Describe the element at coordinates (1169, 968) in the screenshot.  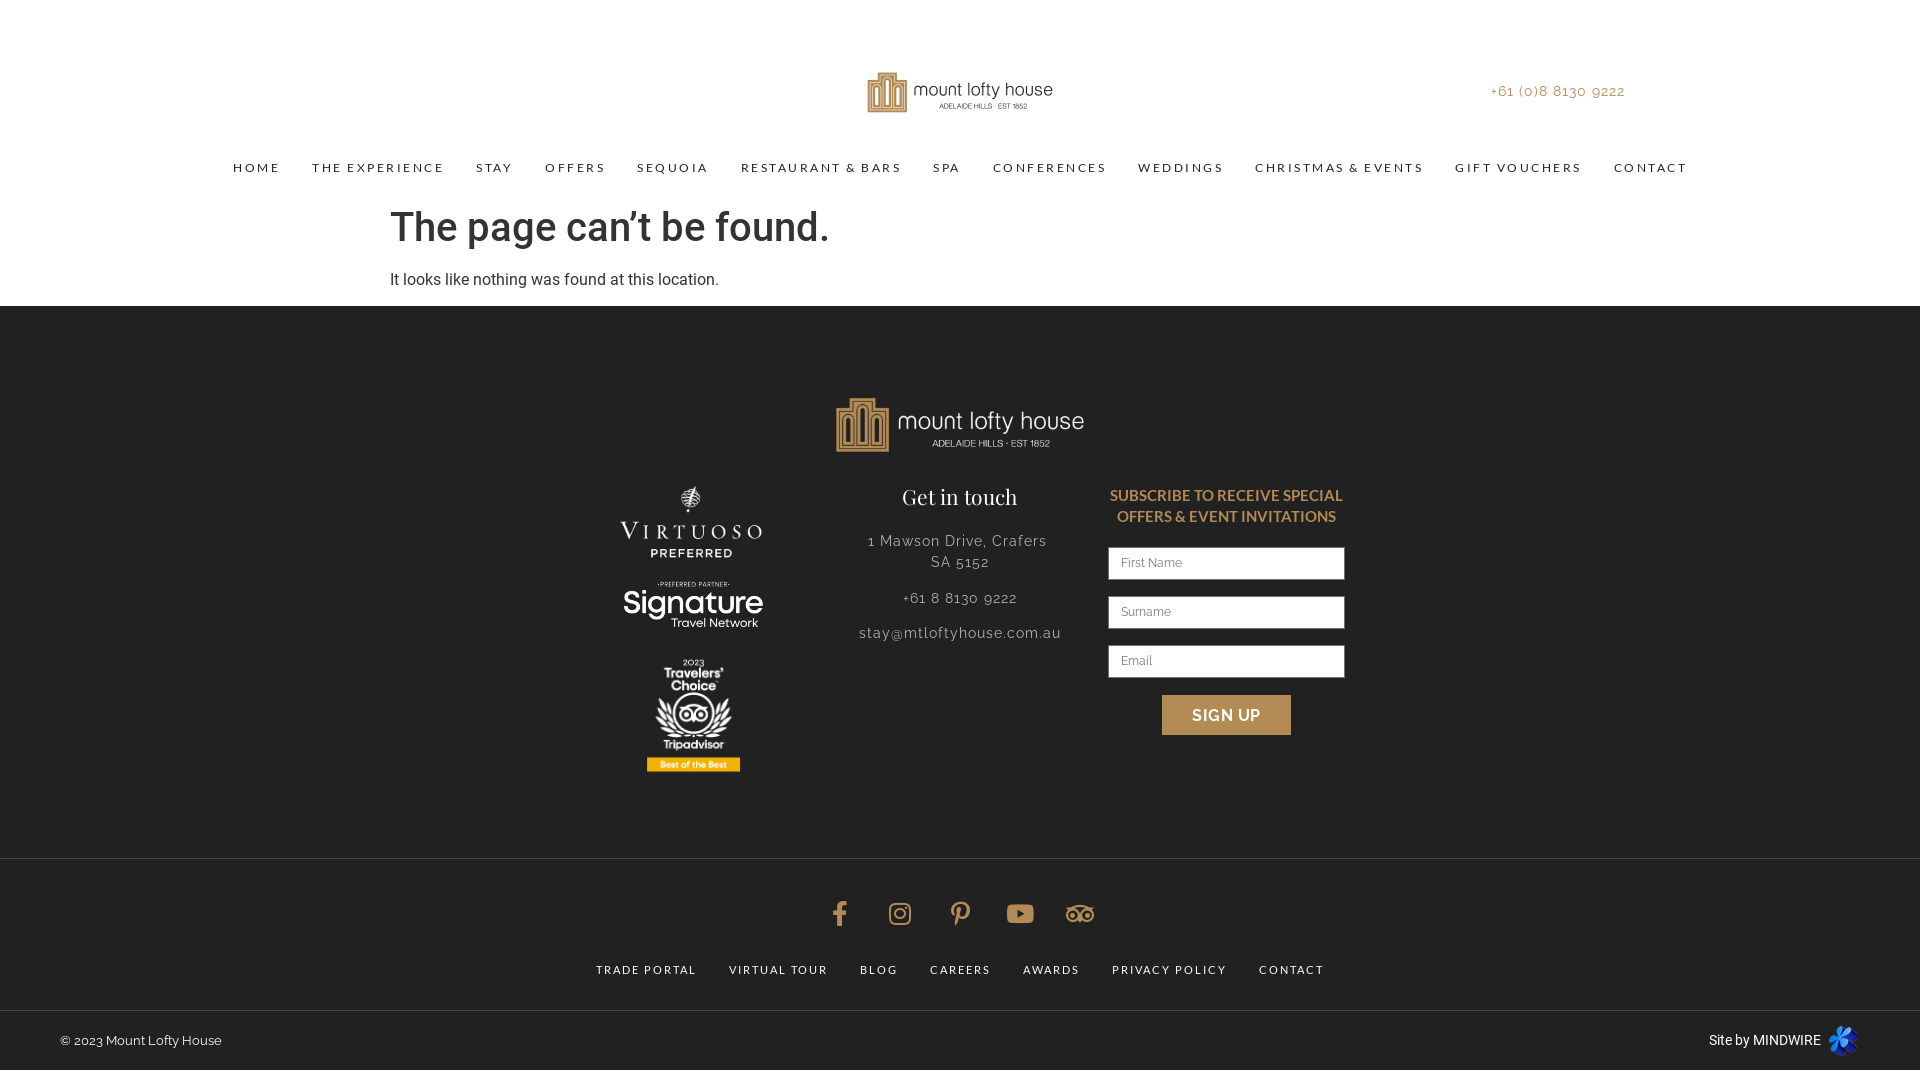
I see `'PRIVACY POLICY'` at that location.